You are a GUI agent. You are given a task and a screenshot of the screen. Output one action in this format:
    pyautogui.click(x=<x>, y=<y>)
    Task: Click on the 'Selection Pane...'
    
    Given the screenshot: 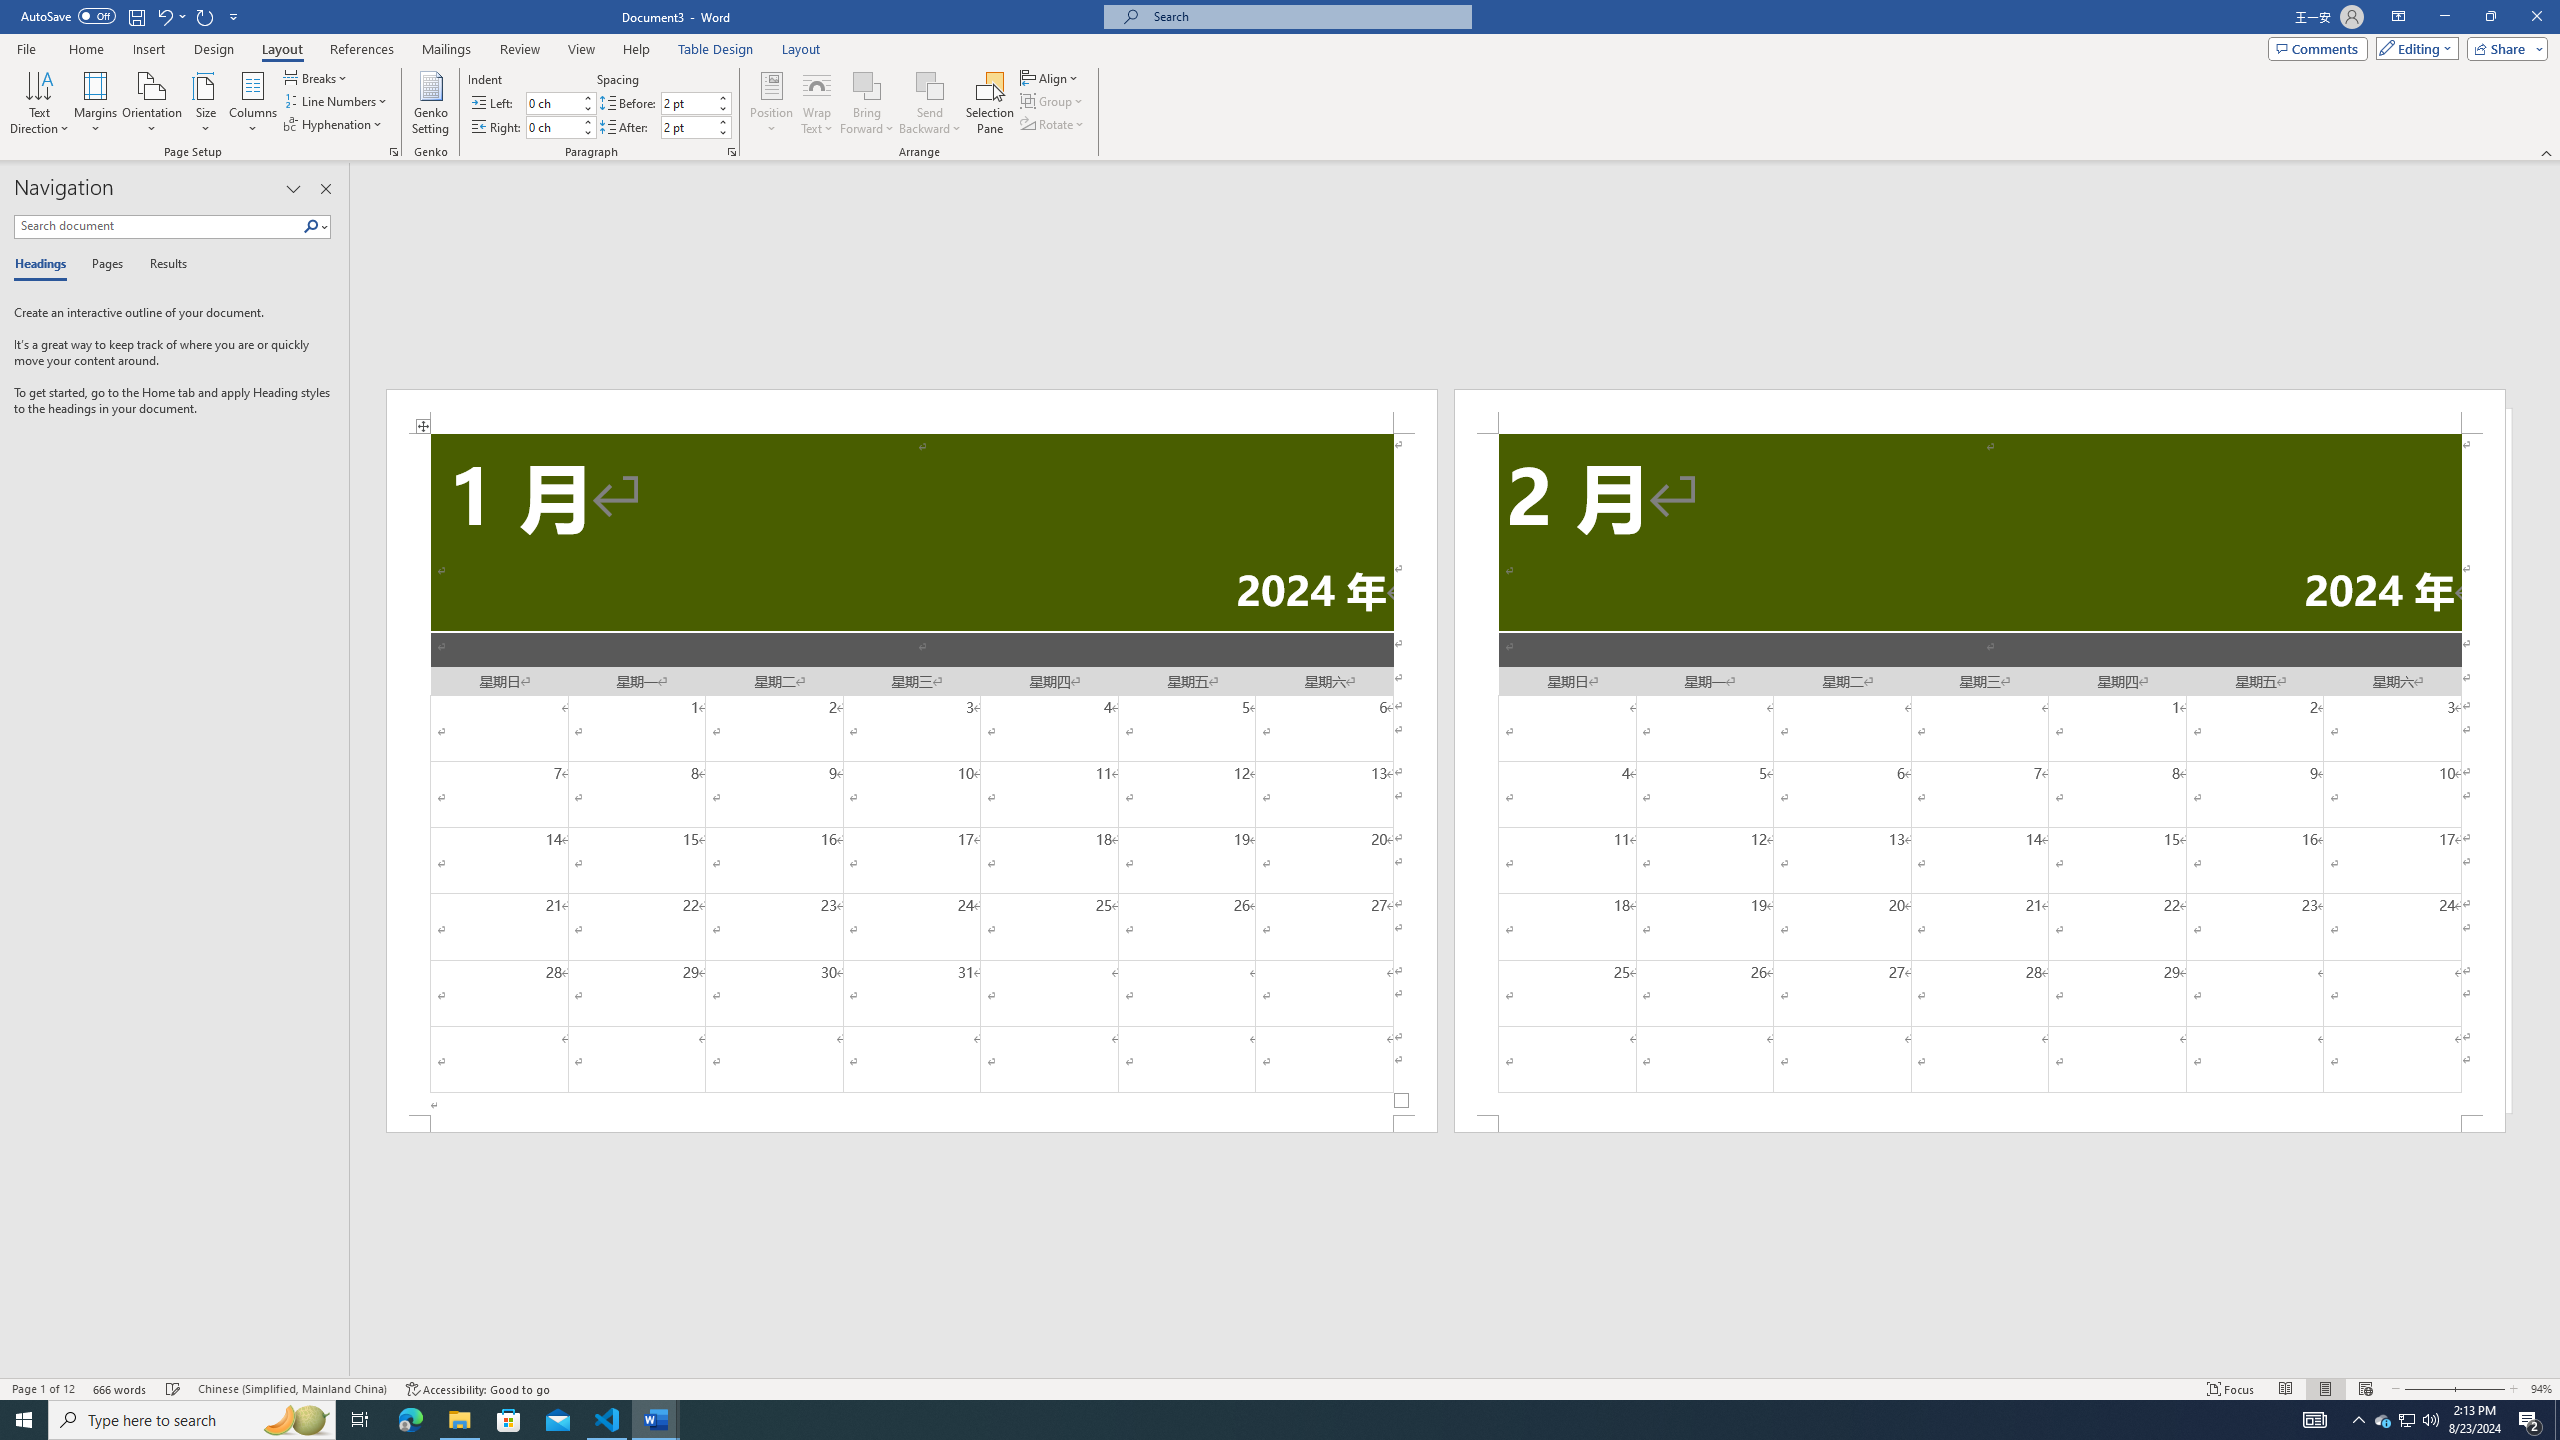 What is the action you would take?
    pyautogui.click(x=990, y=103)
    